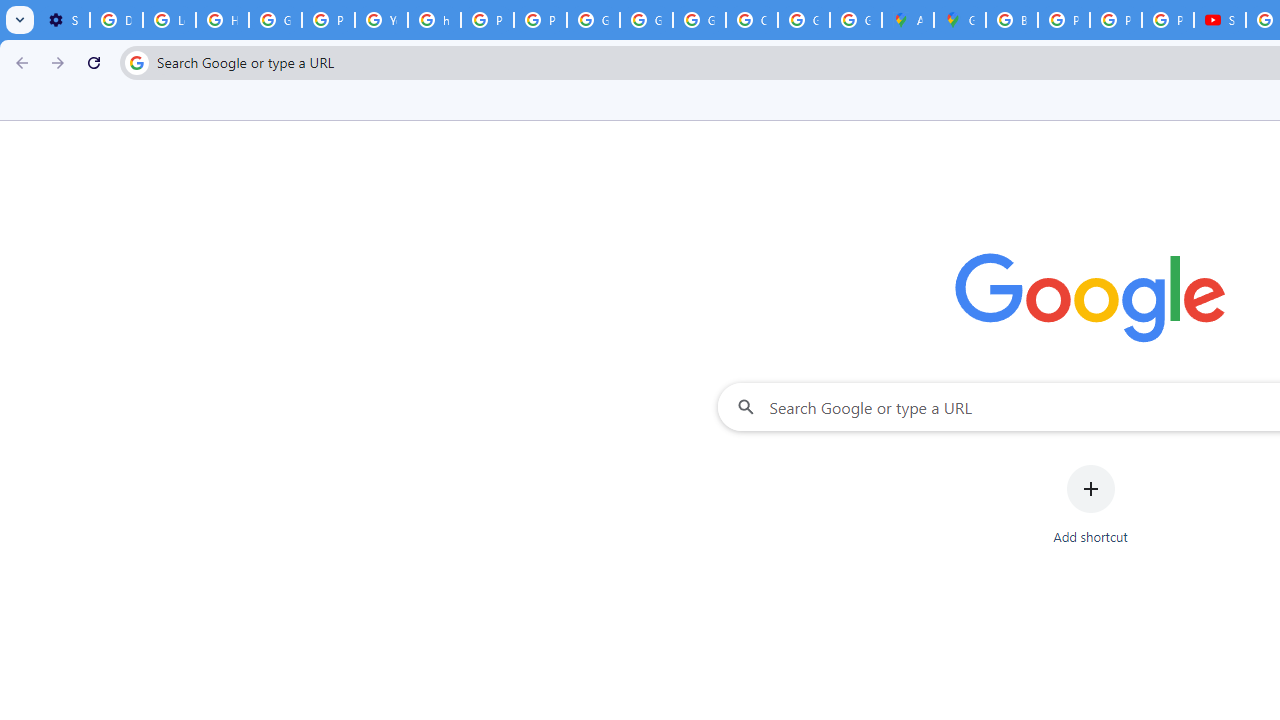 The height and width of the screenshot is (720, 1280). What do you see at coordinates (1063, 20) in the screenshot?
I see `'Privacy Help Center - Policies Help'` at bounding box center [1063, 20].